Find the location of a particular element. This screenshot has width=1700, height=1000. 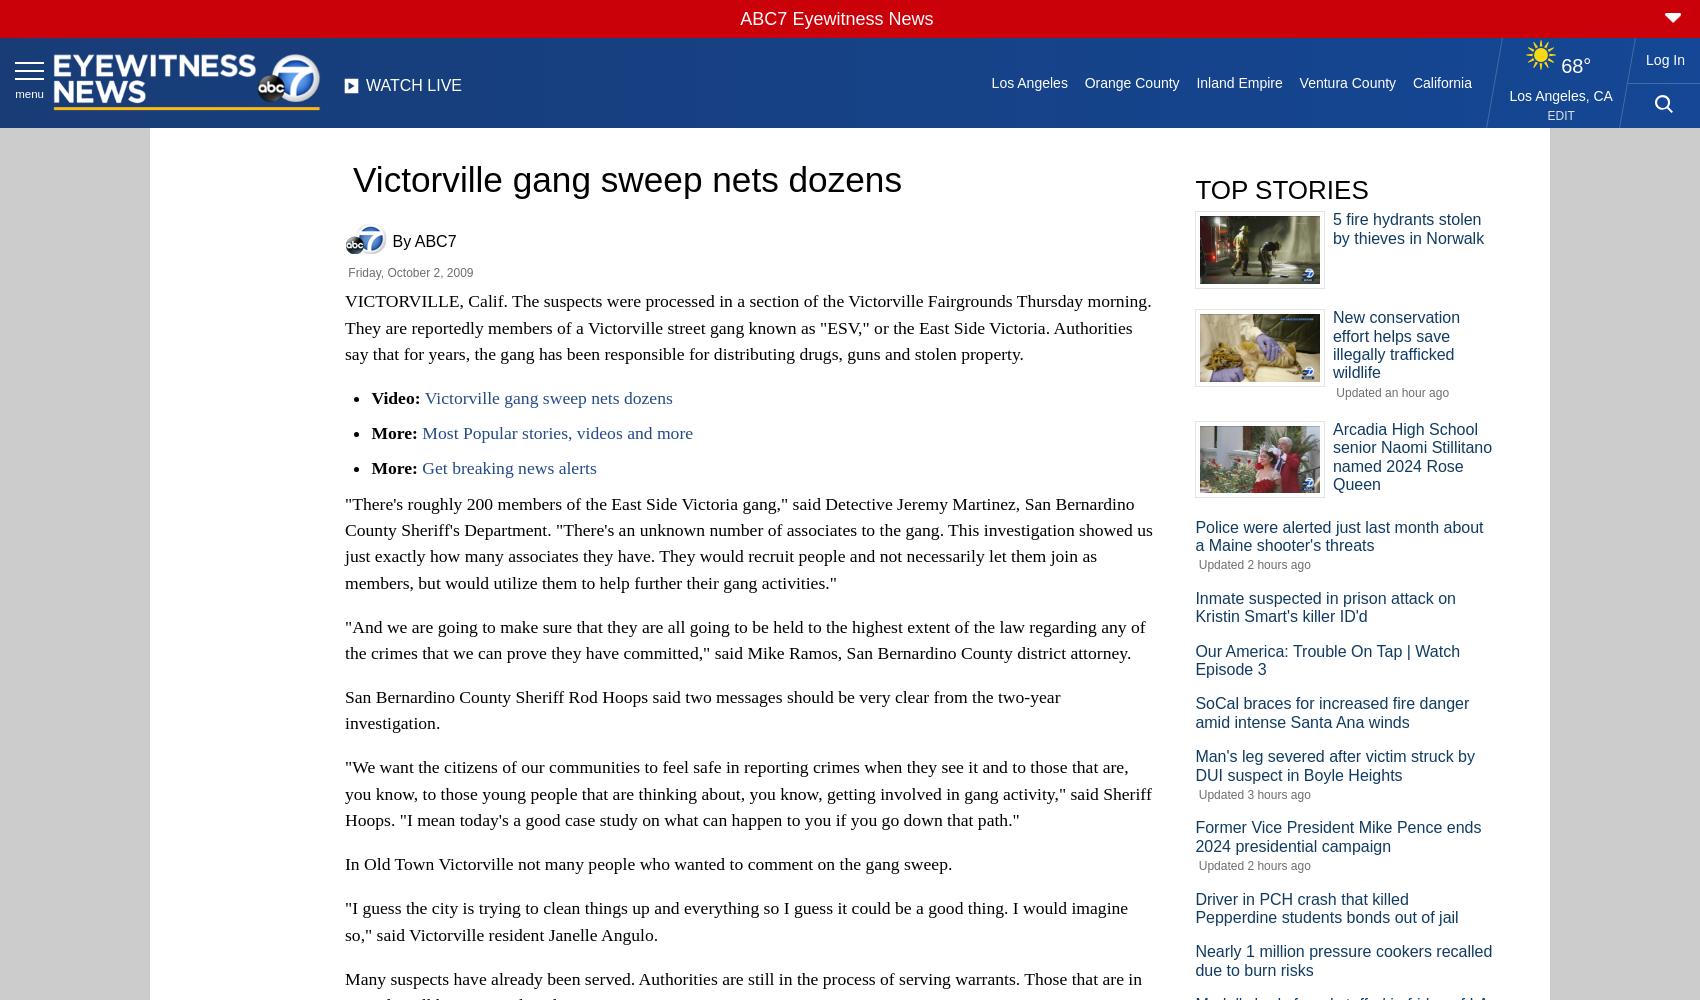

'Most Popular stories, videos and more' is located at coordinates (556, 433).